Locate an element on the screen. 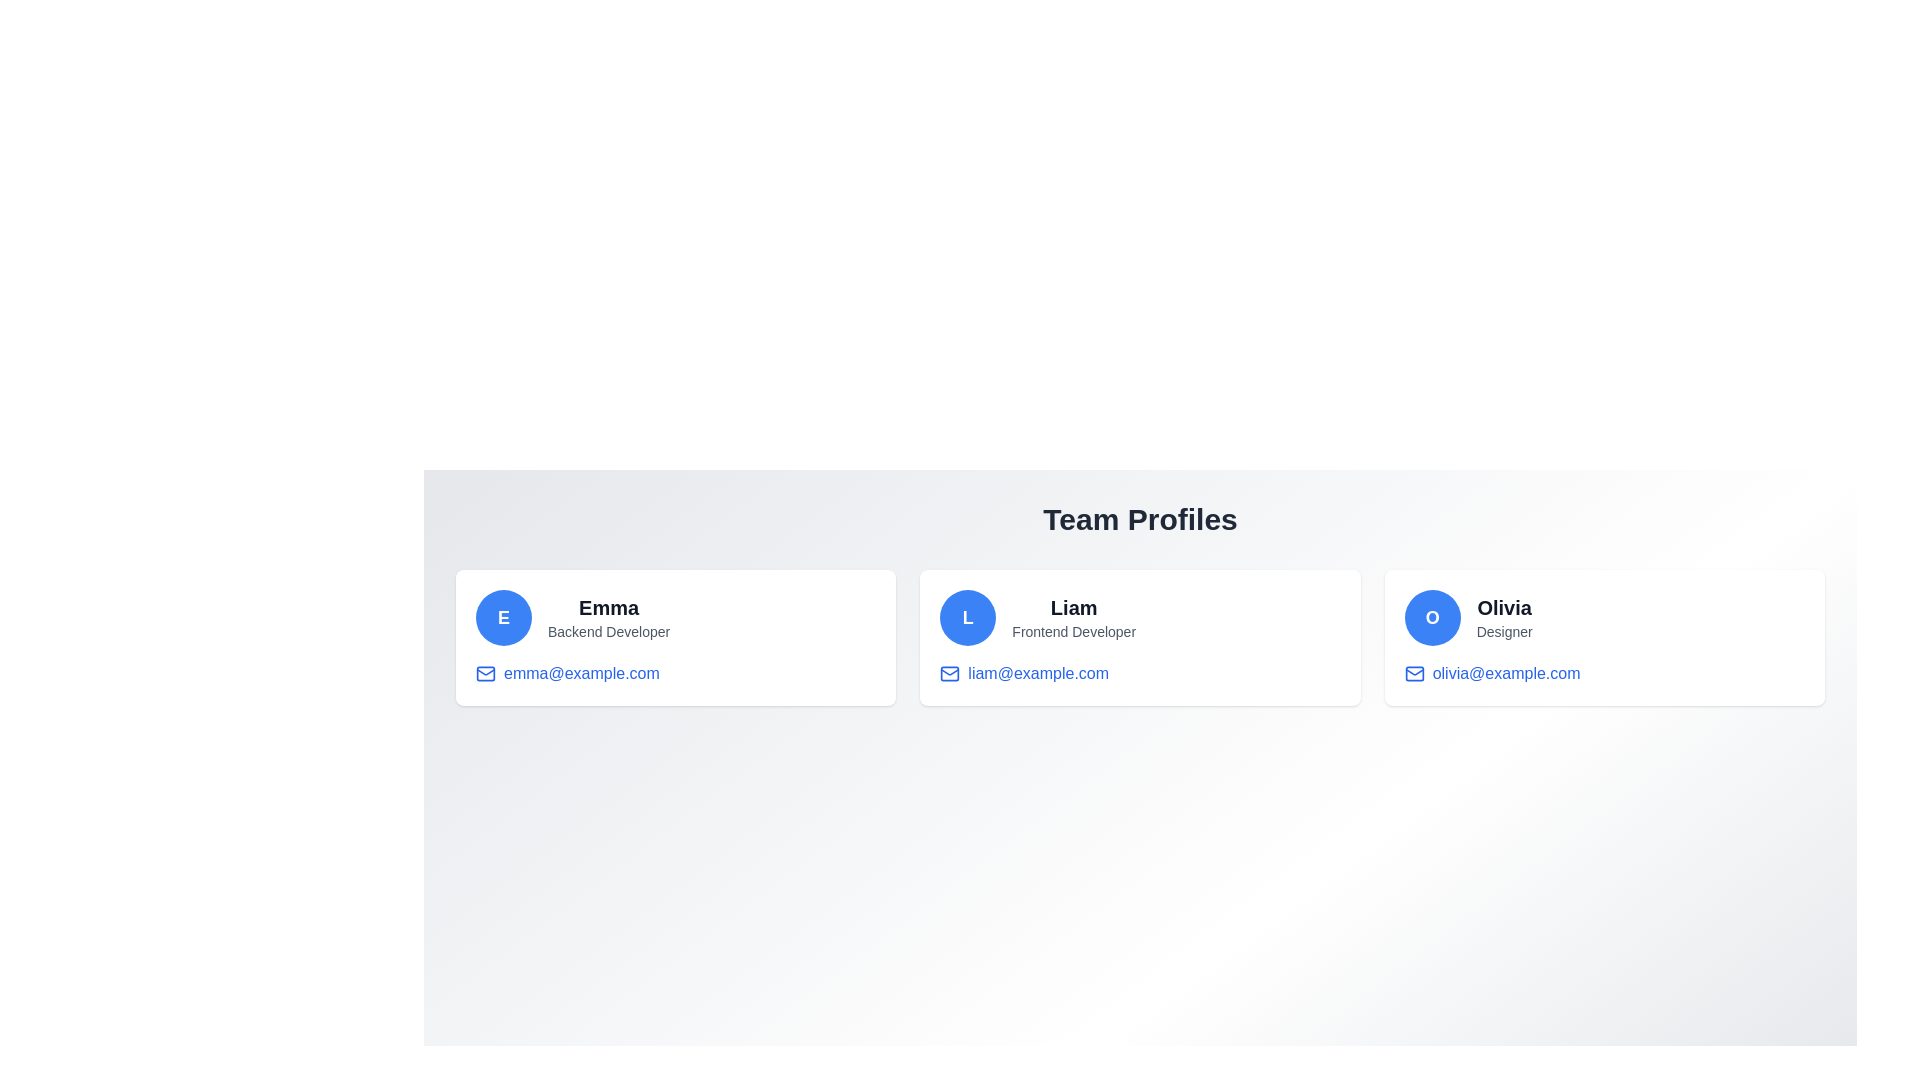  the 'Team Profiles' Text Header is located at coordinates (1140, 519).